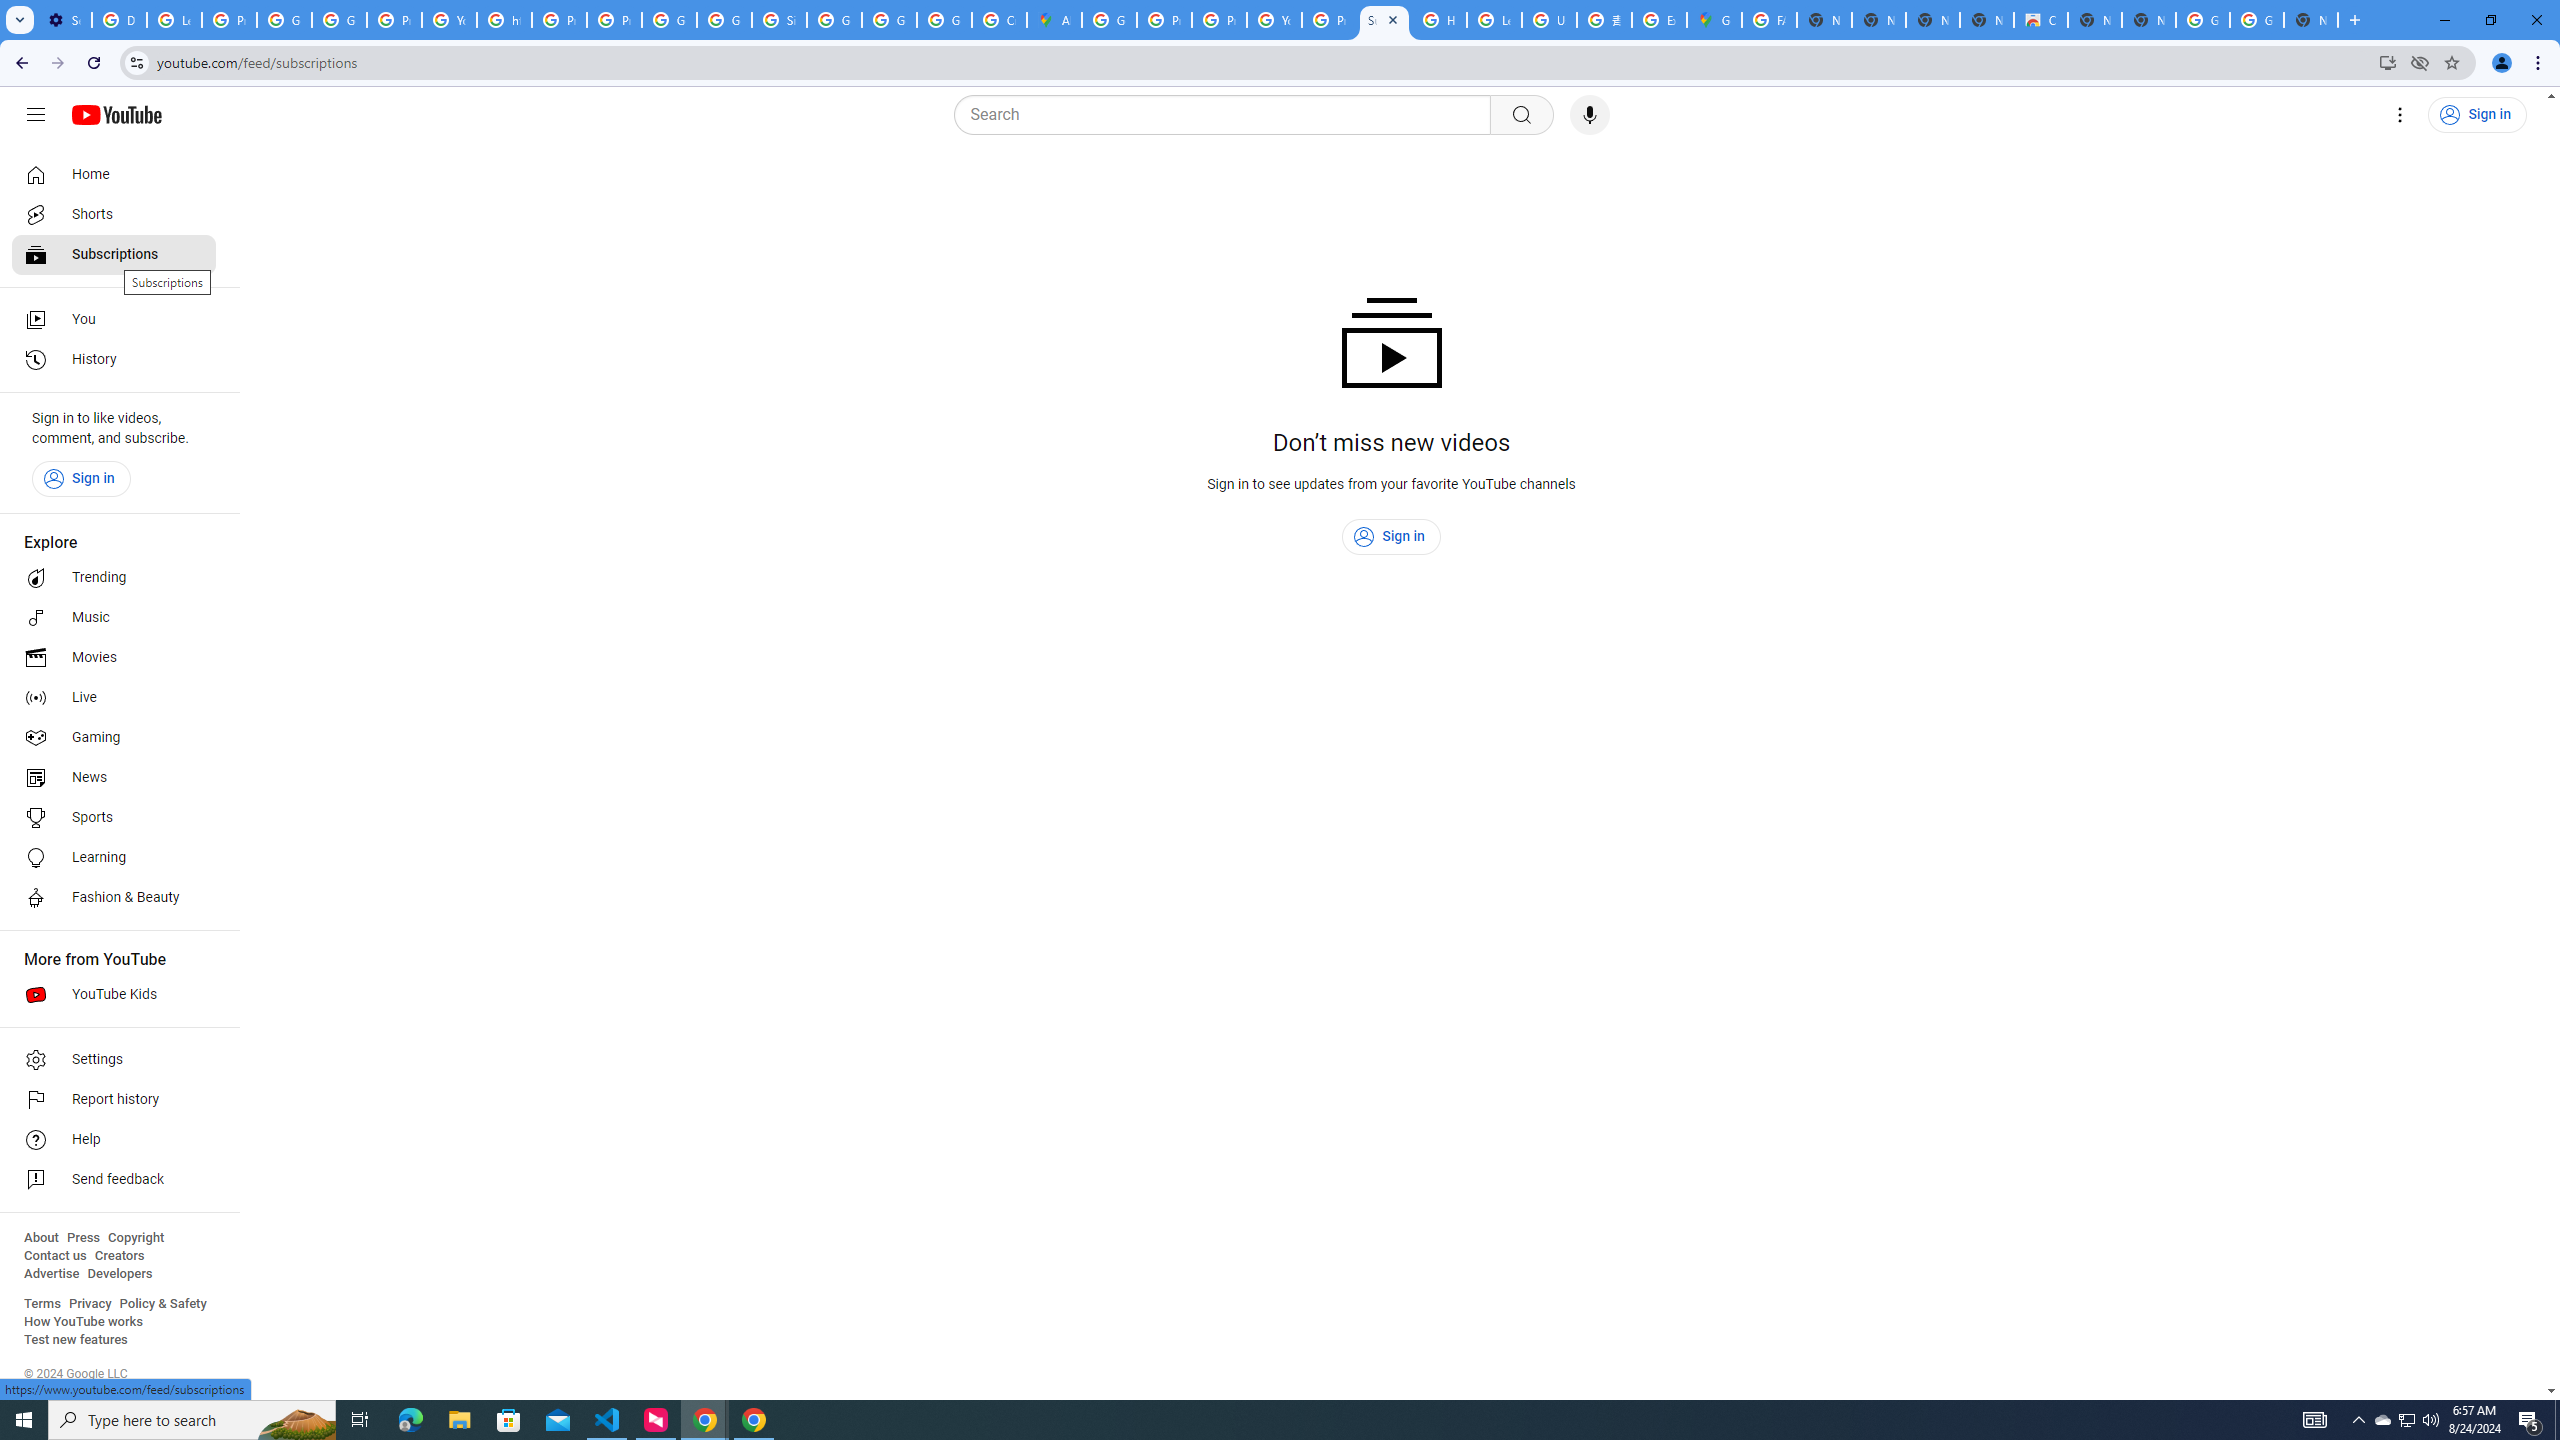 The height and width of the screenshot is (1440, 2560). Describe the element at coordinates (113, 616) in the screenshot. I see `'Music'` at that location.